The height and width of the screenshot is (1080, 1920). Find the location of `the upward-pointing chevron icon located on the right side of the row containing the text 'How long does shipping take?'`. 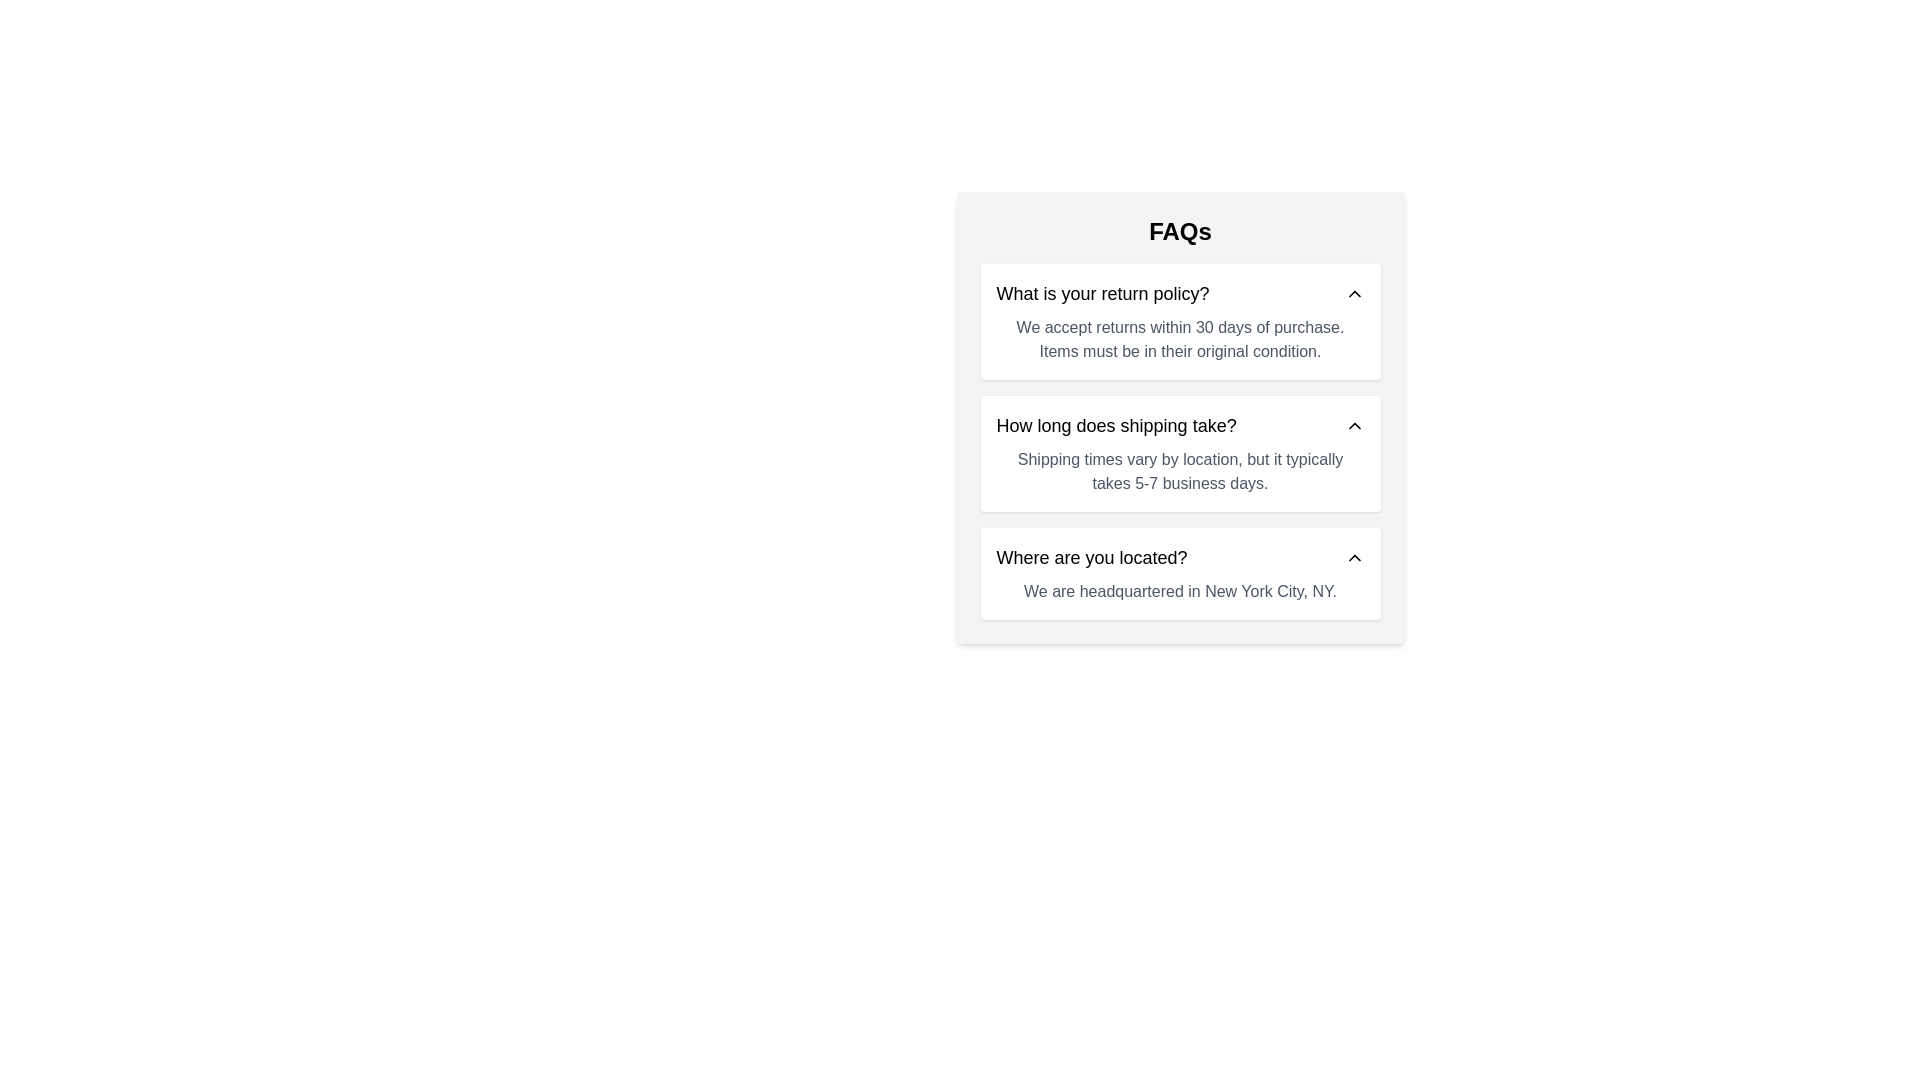

the upward-pointing chevron icon located on the right side of the row containing the text 'How long does shipping take?' is located at coordinates (1354, 424).